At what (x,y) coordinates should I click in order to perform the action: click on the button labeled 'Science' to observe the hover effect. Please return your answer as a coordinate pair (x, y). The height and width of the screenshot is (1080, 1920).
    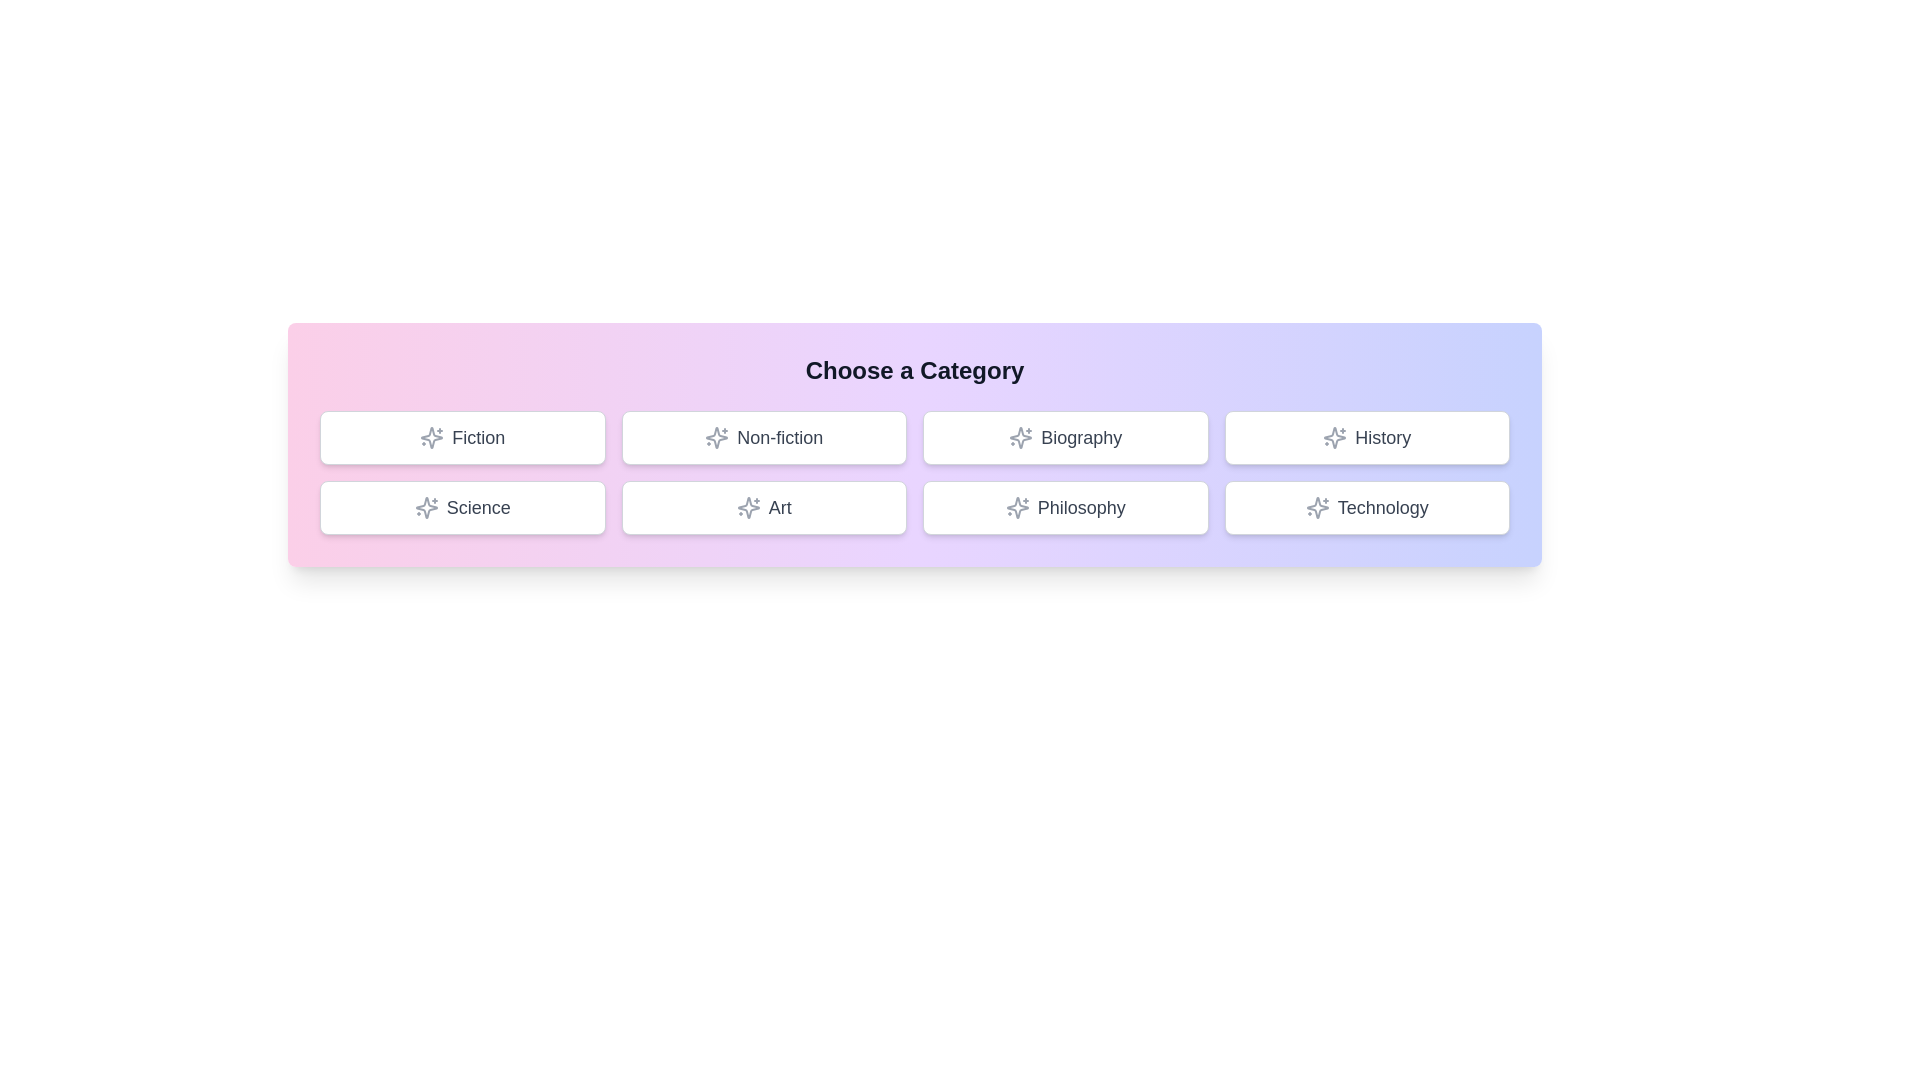
    Looking at the image, I should click on (461, 507).